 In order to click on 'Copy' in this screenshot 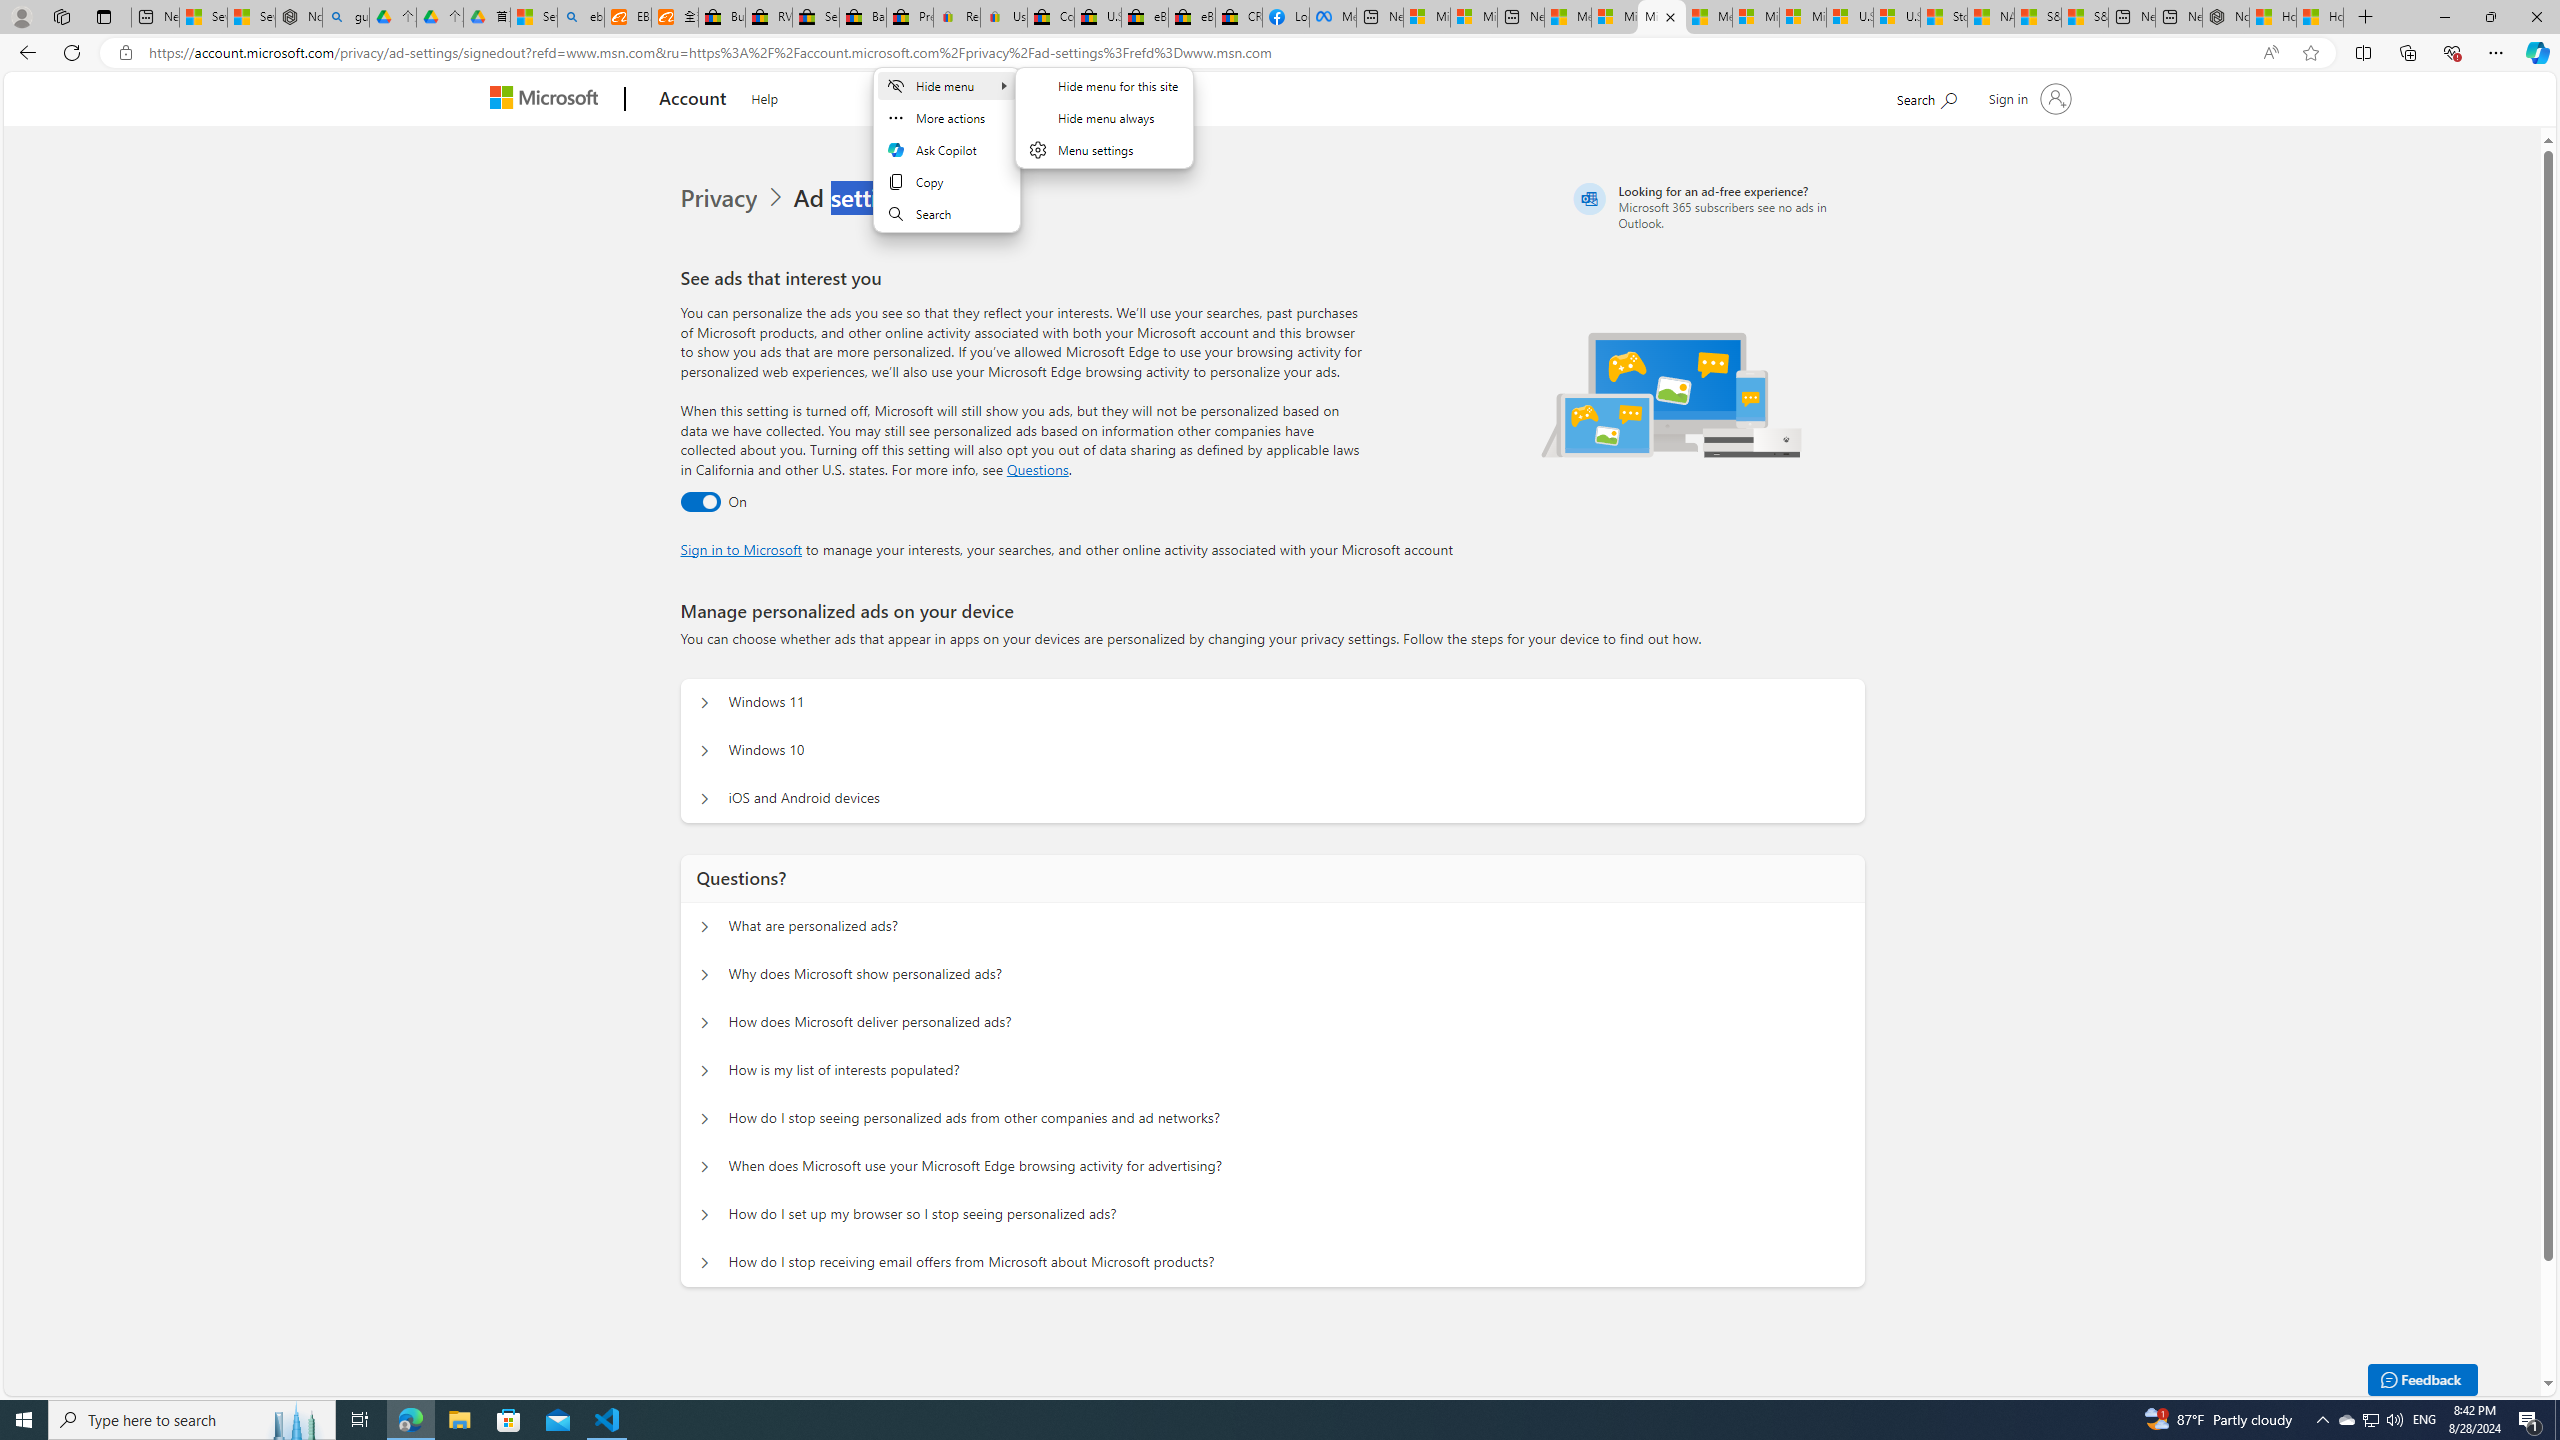, I will do `click(945, 181)`.